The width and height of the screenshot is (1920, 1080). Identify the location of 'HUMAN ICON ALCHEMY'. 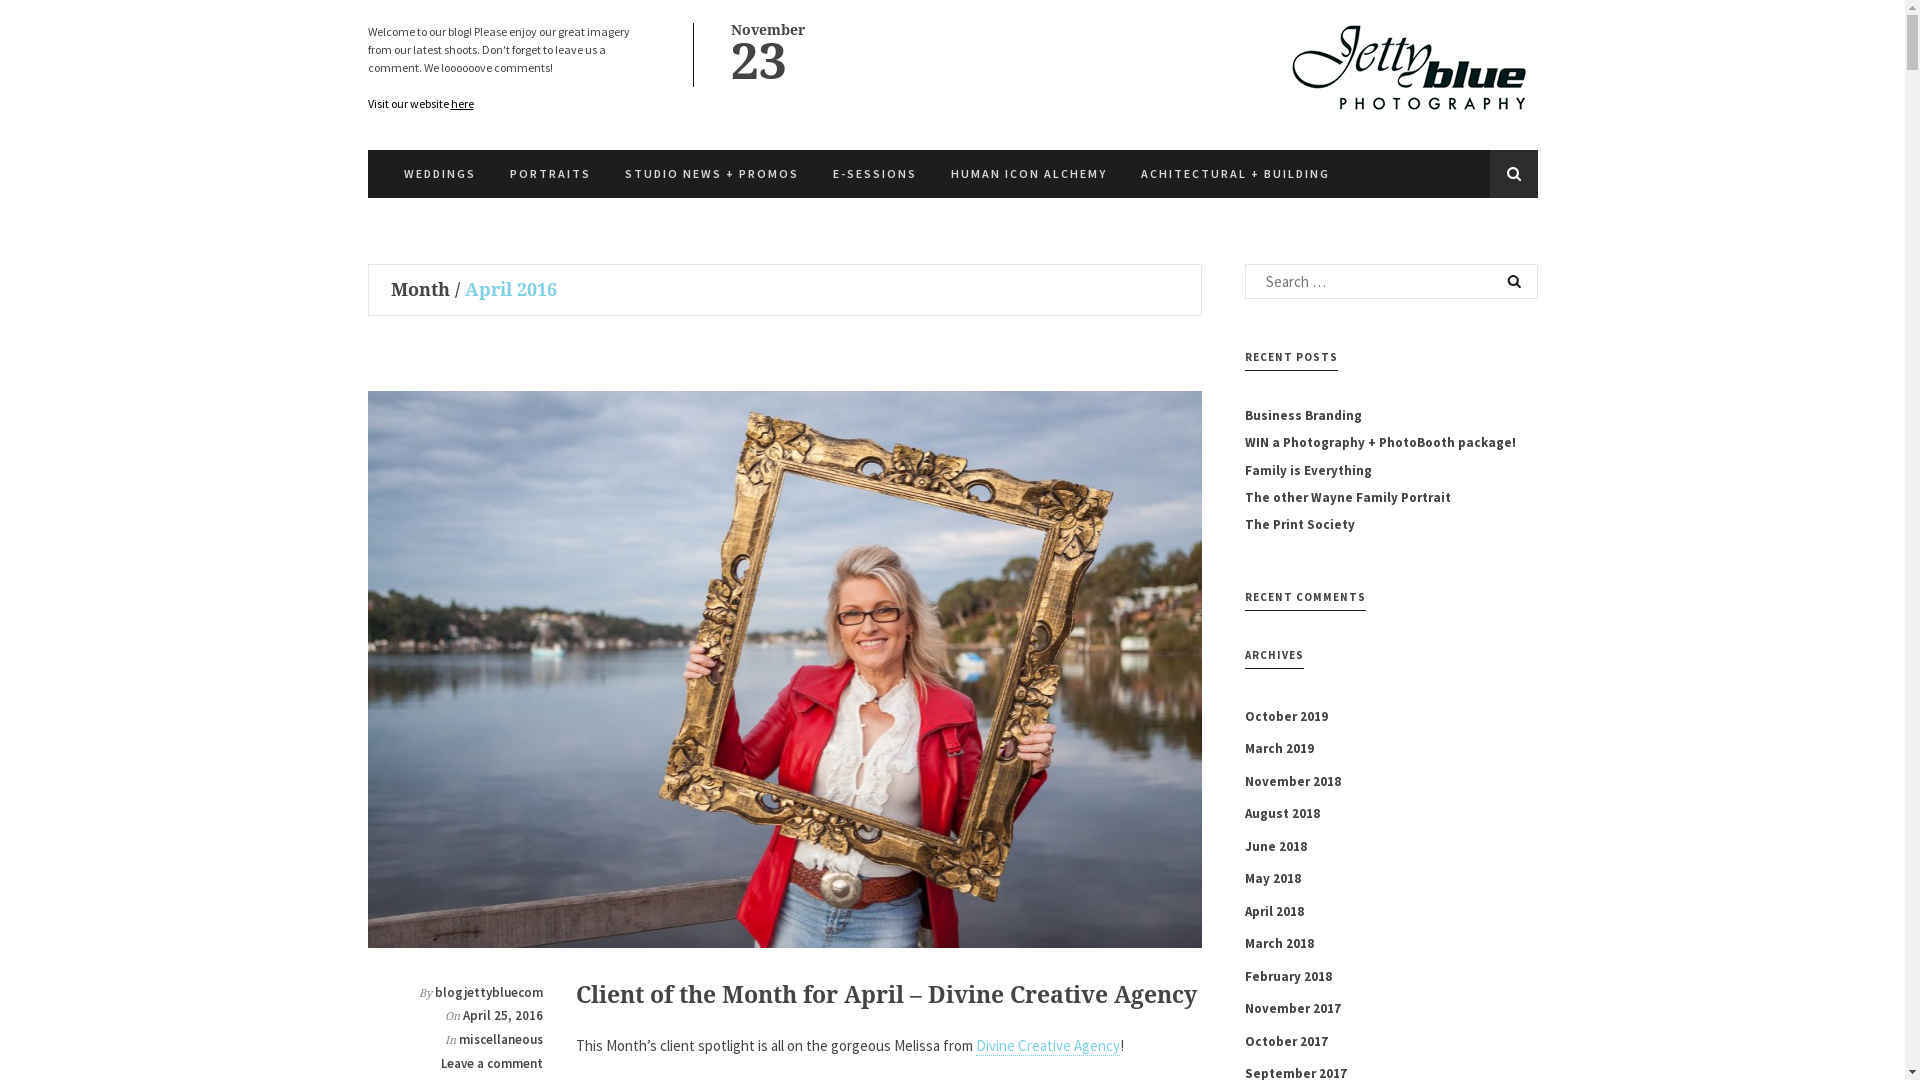
(1027, 172).